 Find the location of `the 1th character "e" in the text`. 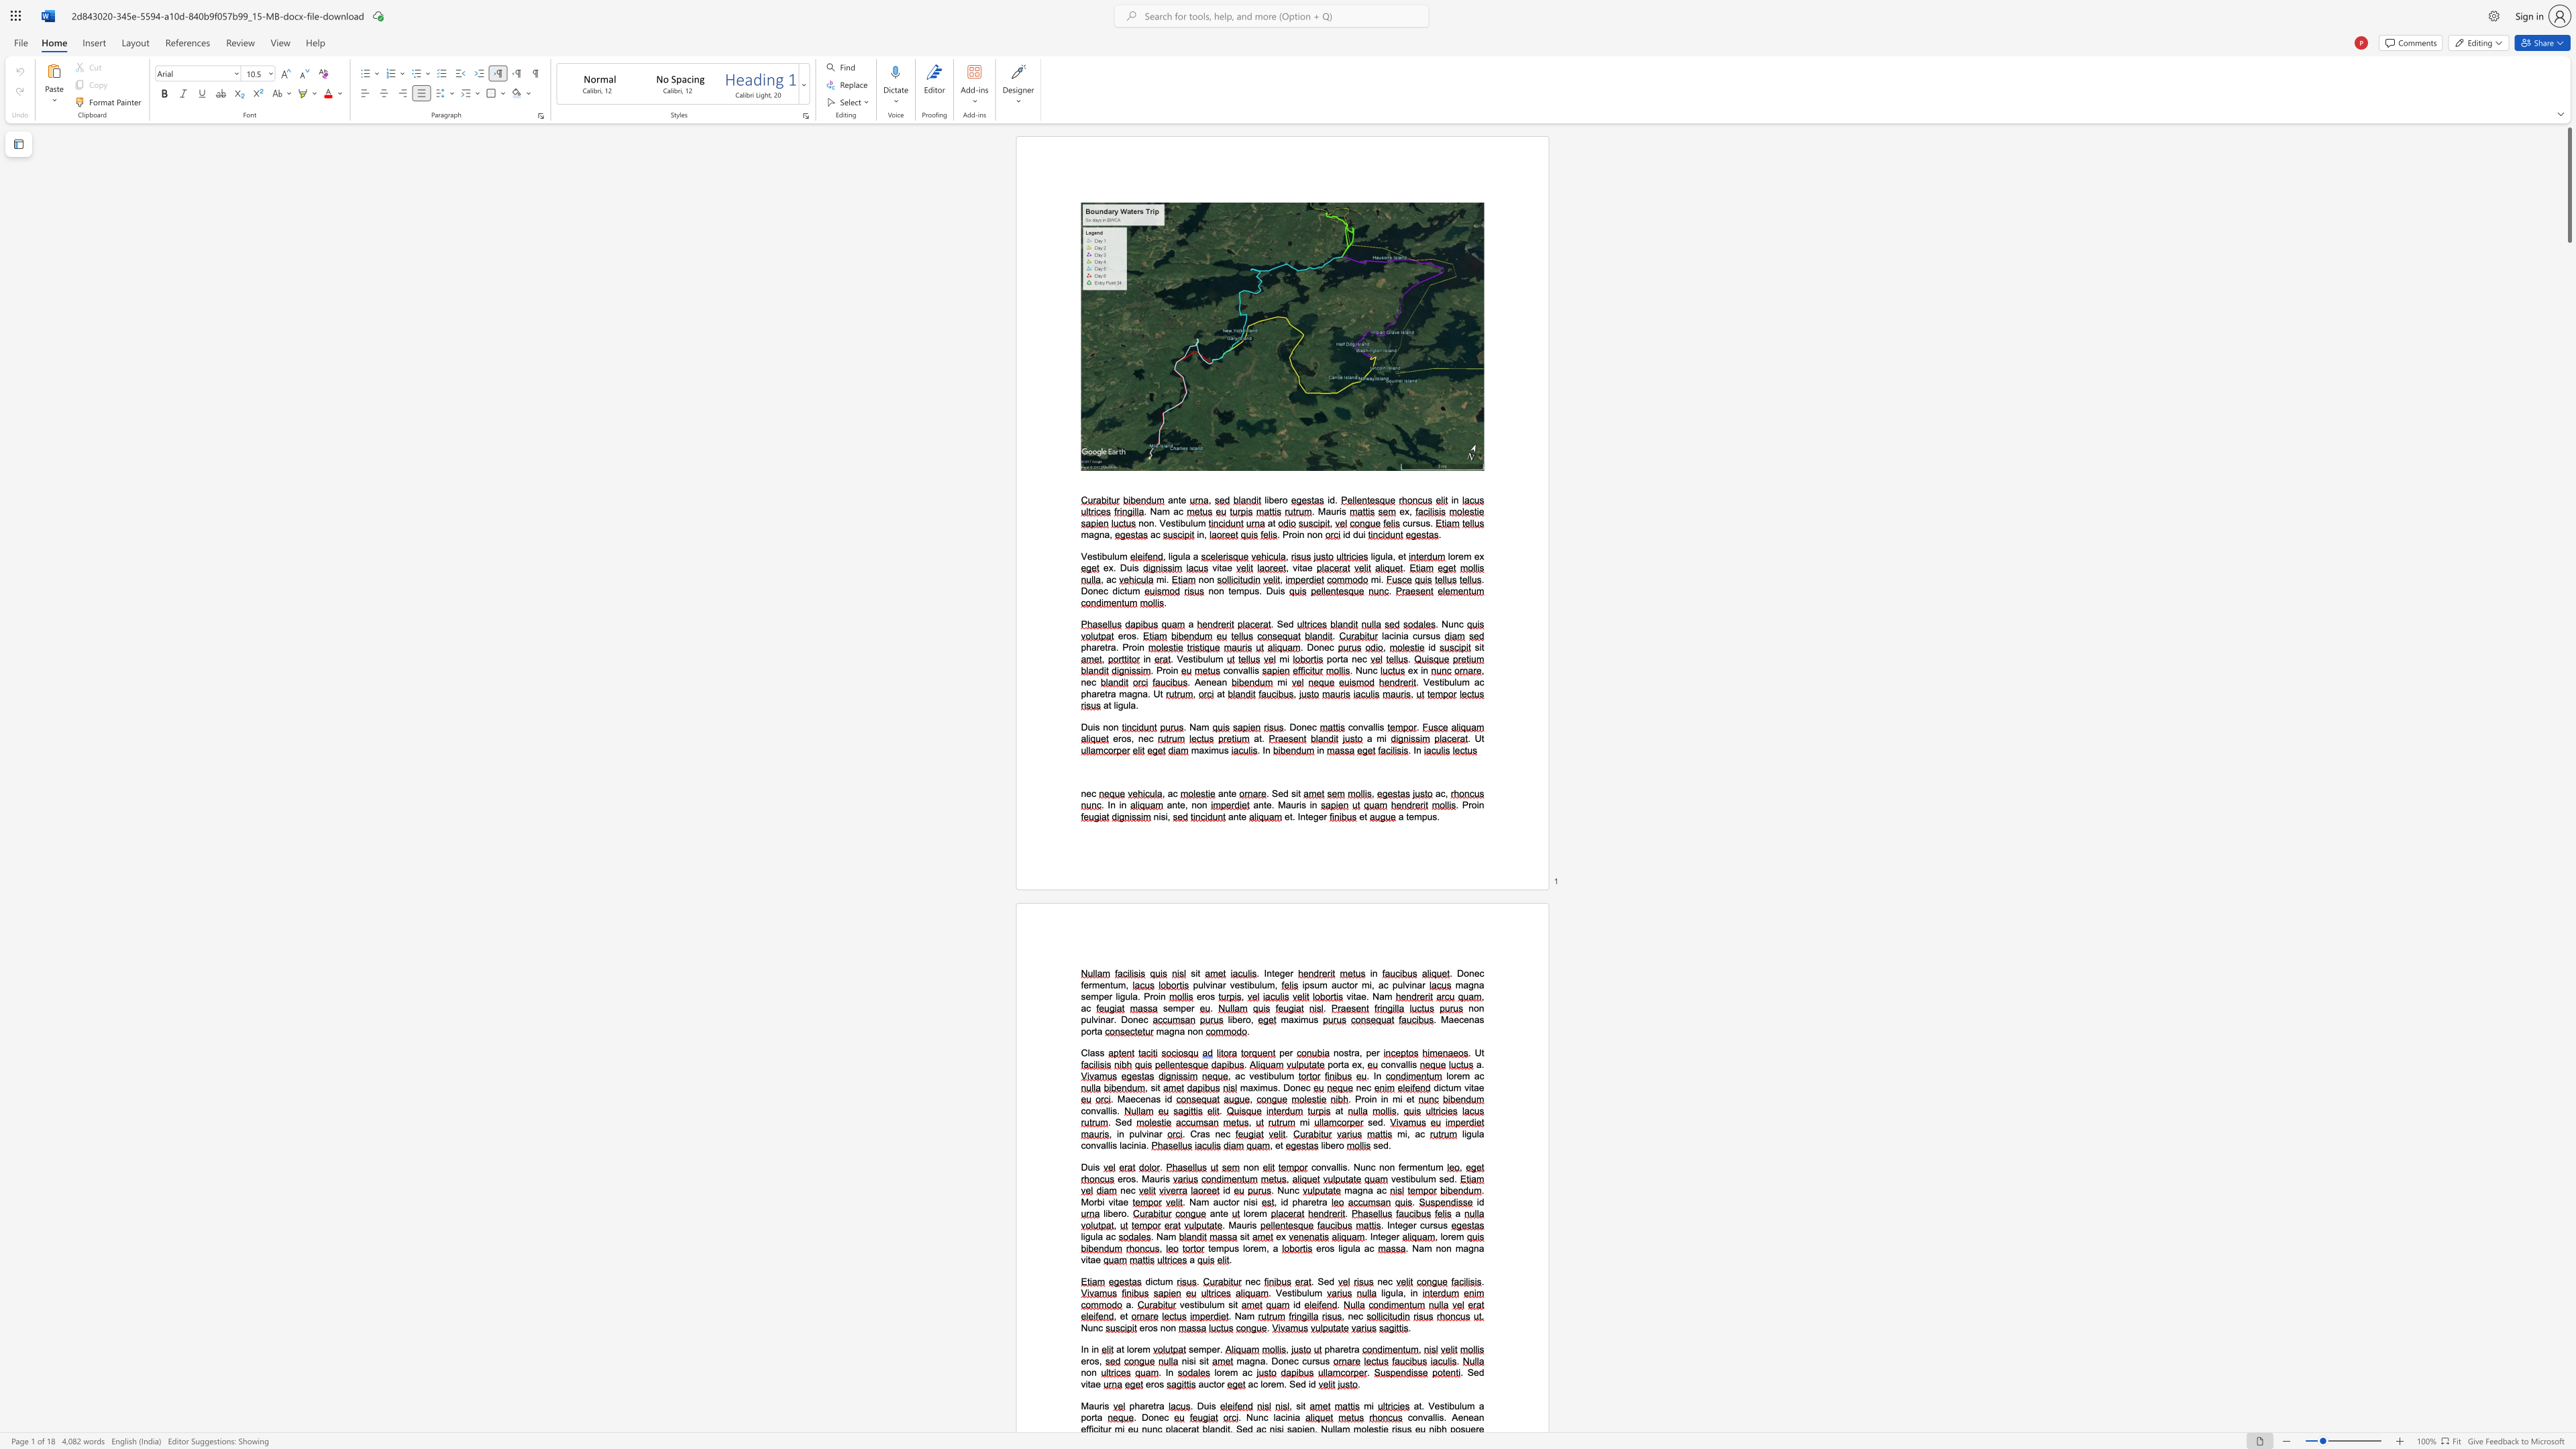

the 1th character "e" in the text is located at coordinates (1411, 816).